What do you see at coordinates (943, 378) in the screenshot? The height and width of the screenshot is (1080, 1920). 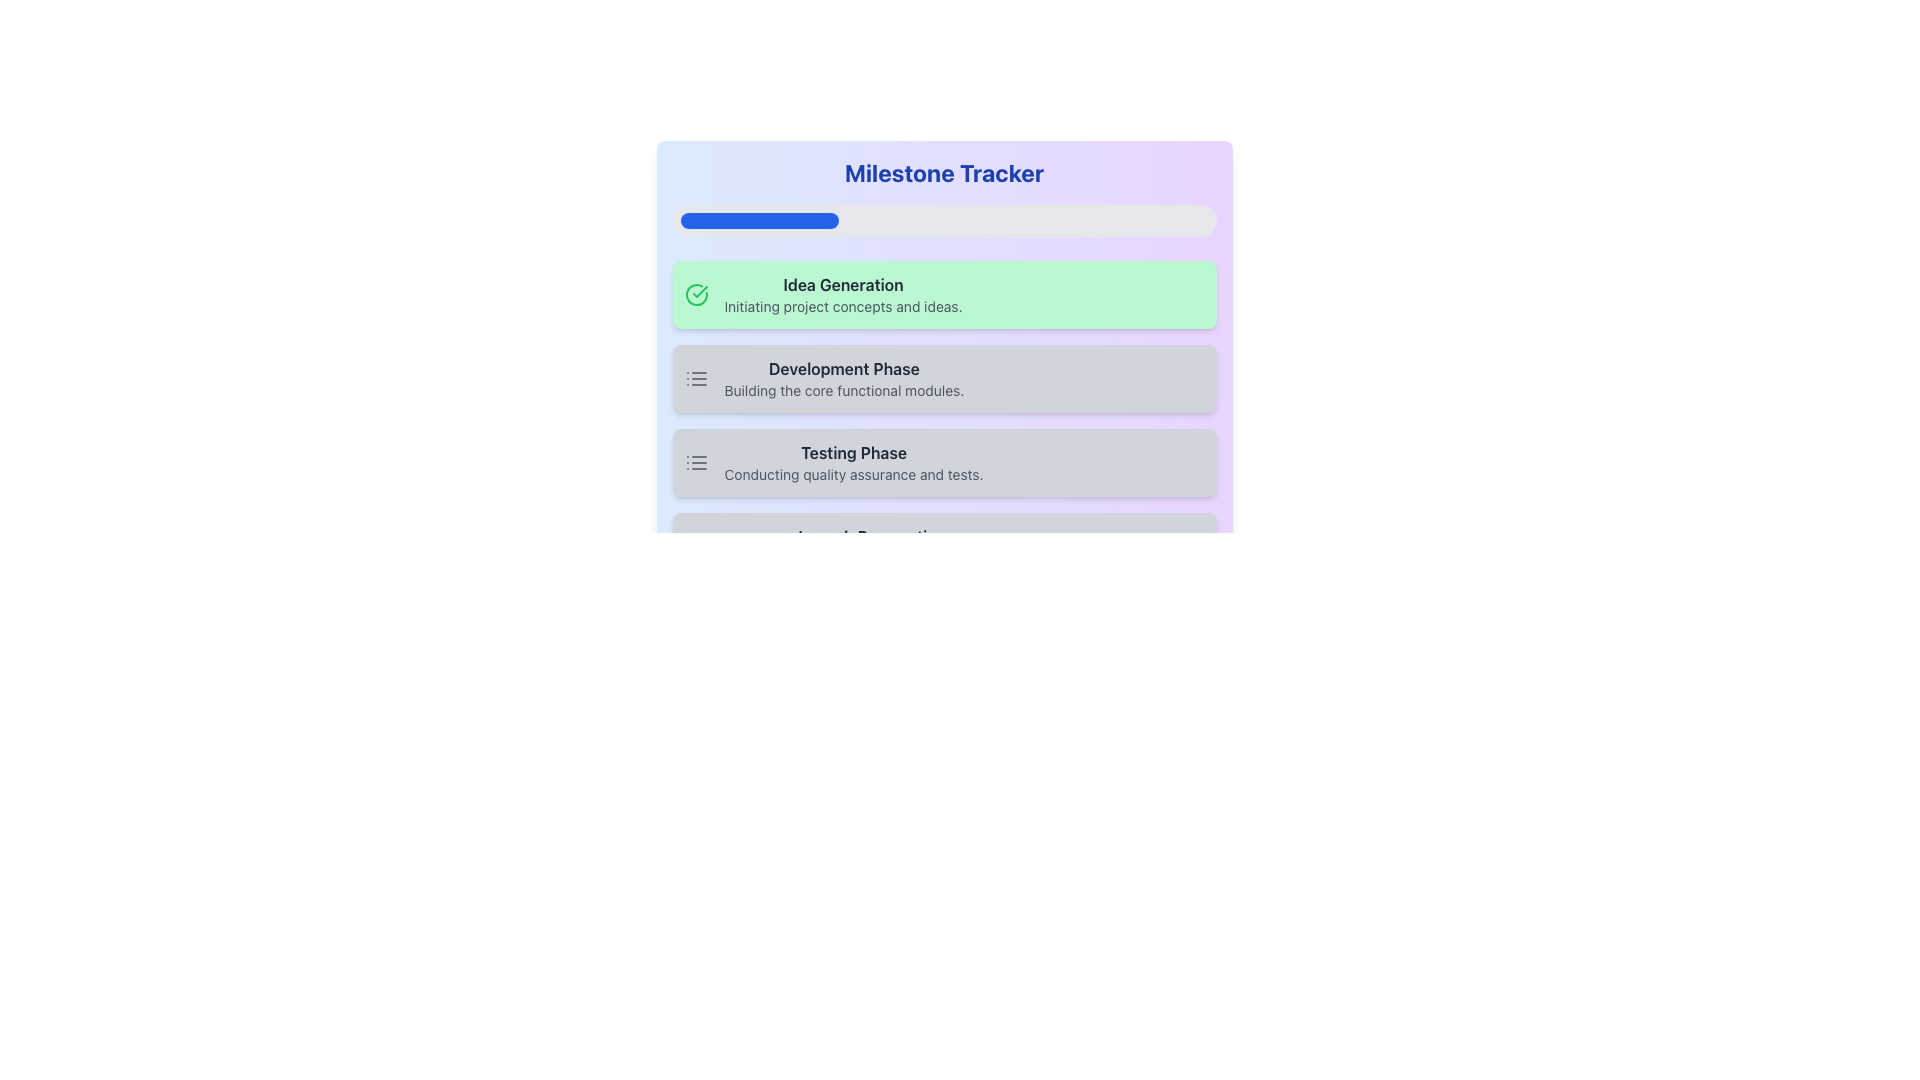 I see `description of the 'Development Phase' step indicator in the milestone tracking process, which is the second element in a vertical list, positioned below 'Idea Generation' and above 'Testing Phase'` at bounding box center [943, 378].